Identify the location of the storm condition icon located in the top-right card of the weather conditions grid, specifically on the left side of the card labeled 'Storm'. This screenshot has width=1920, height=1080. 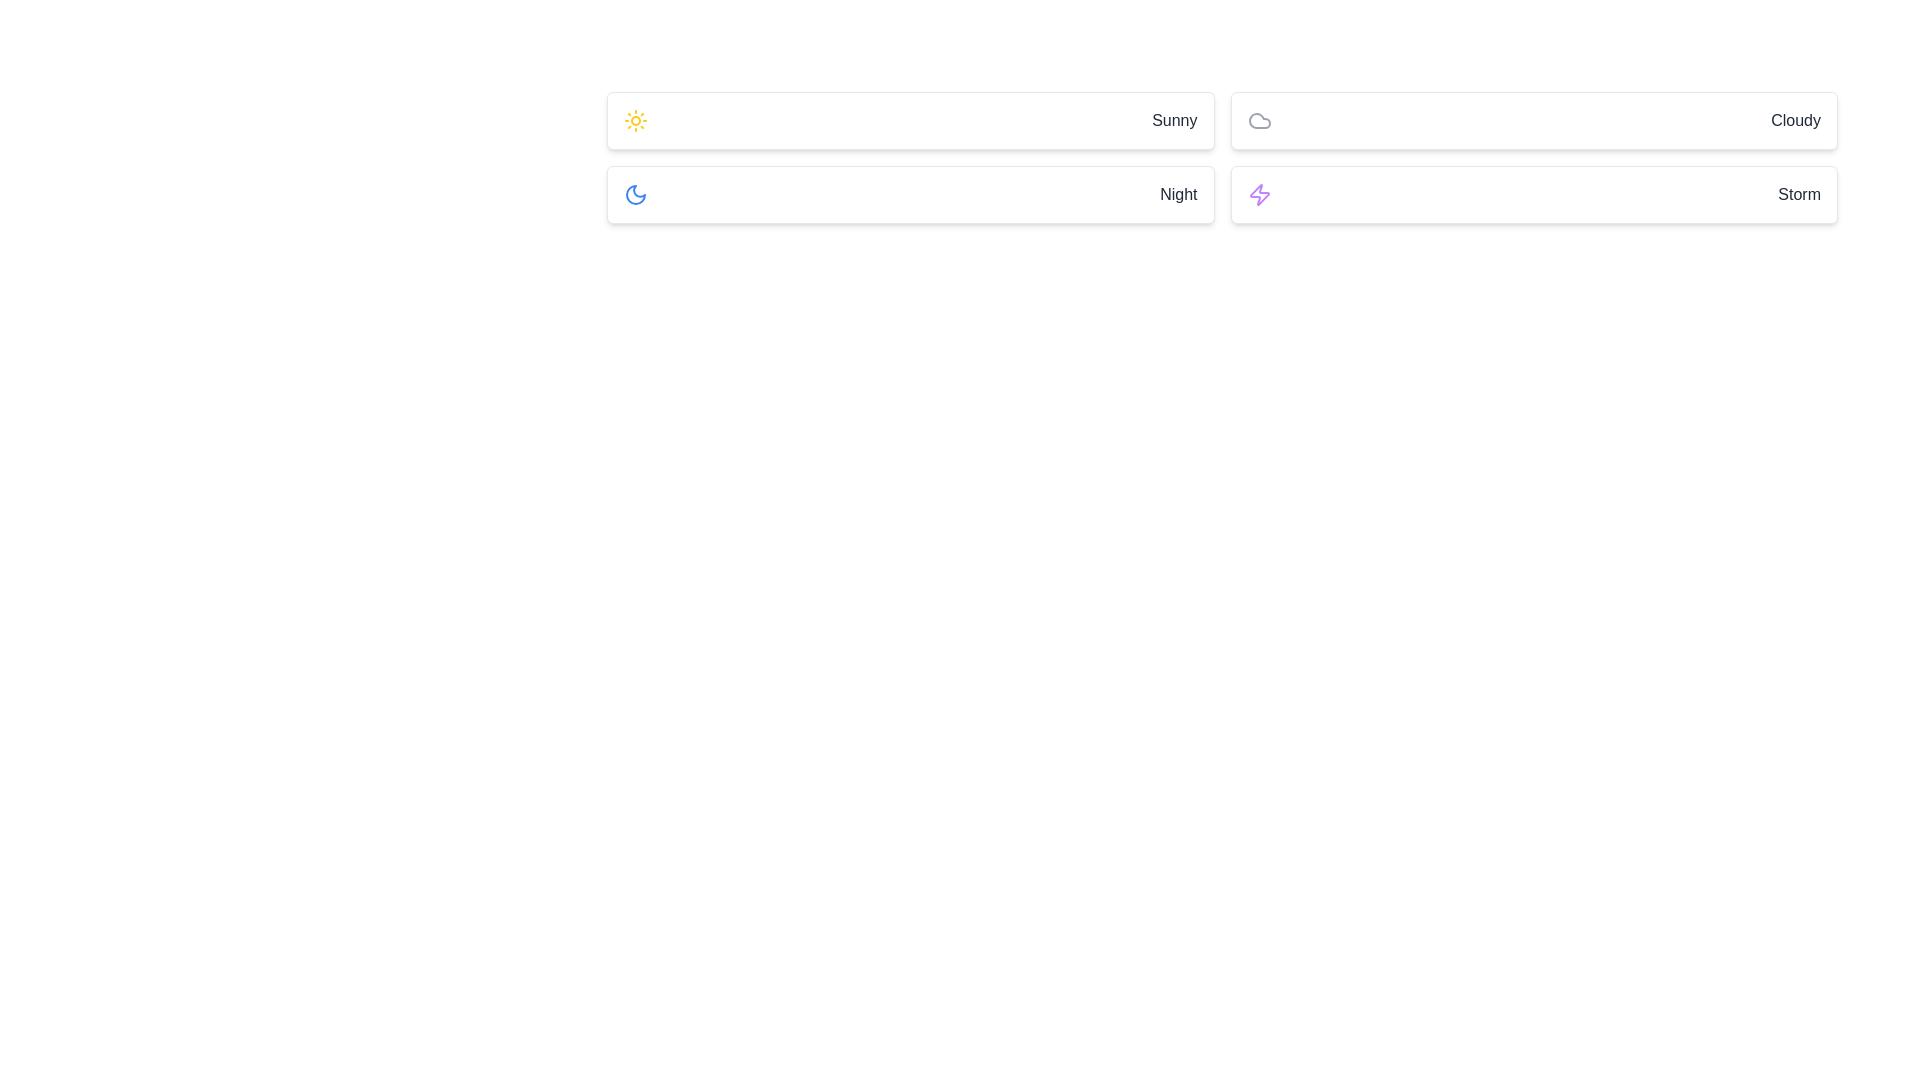
(1258, 195).